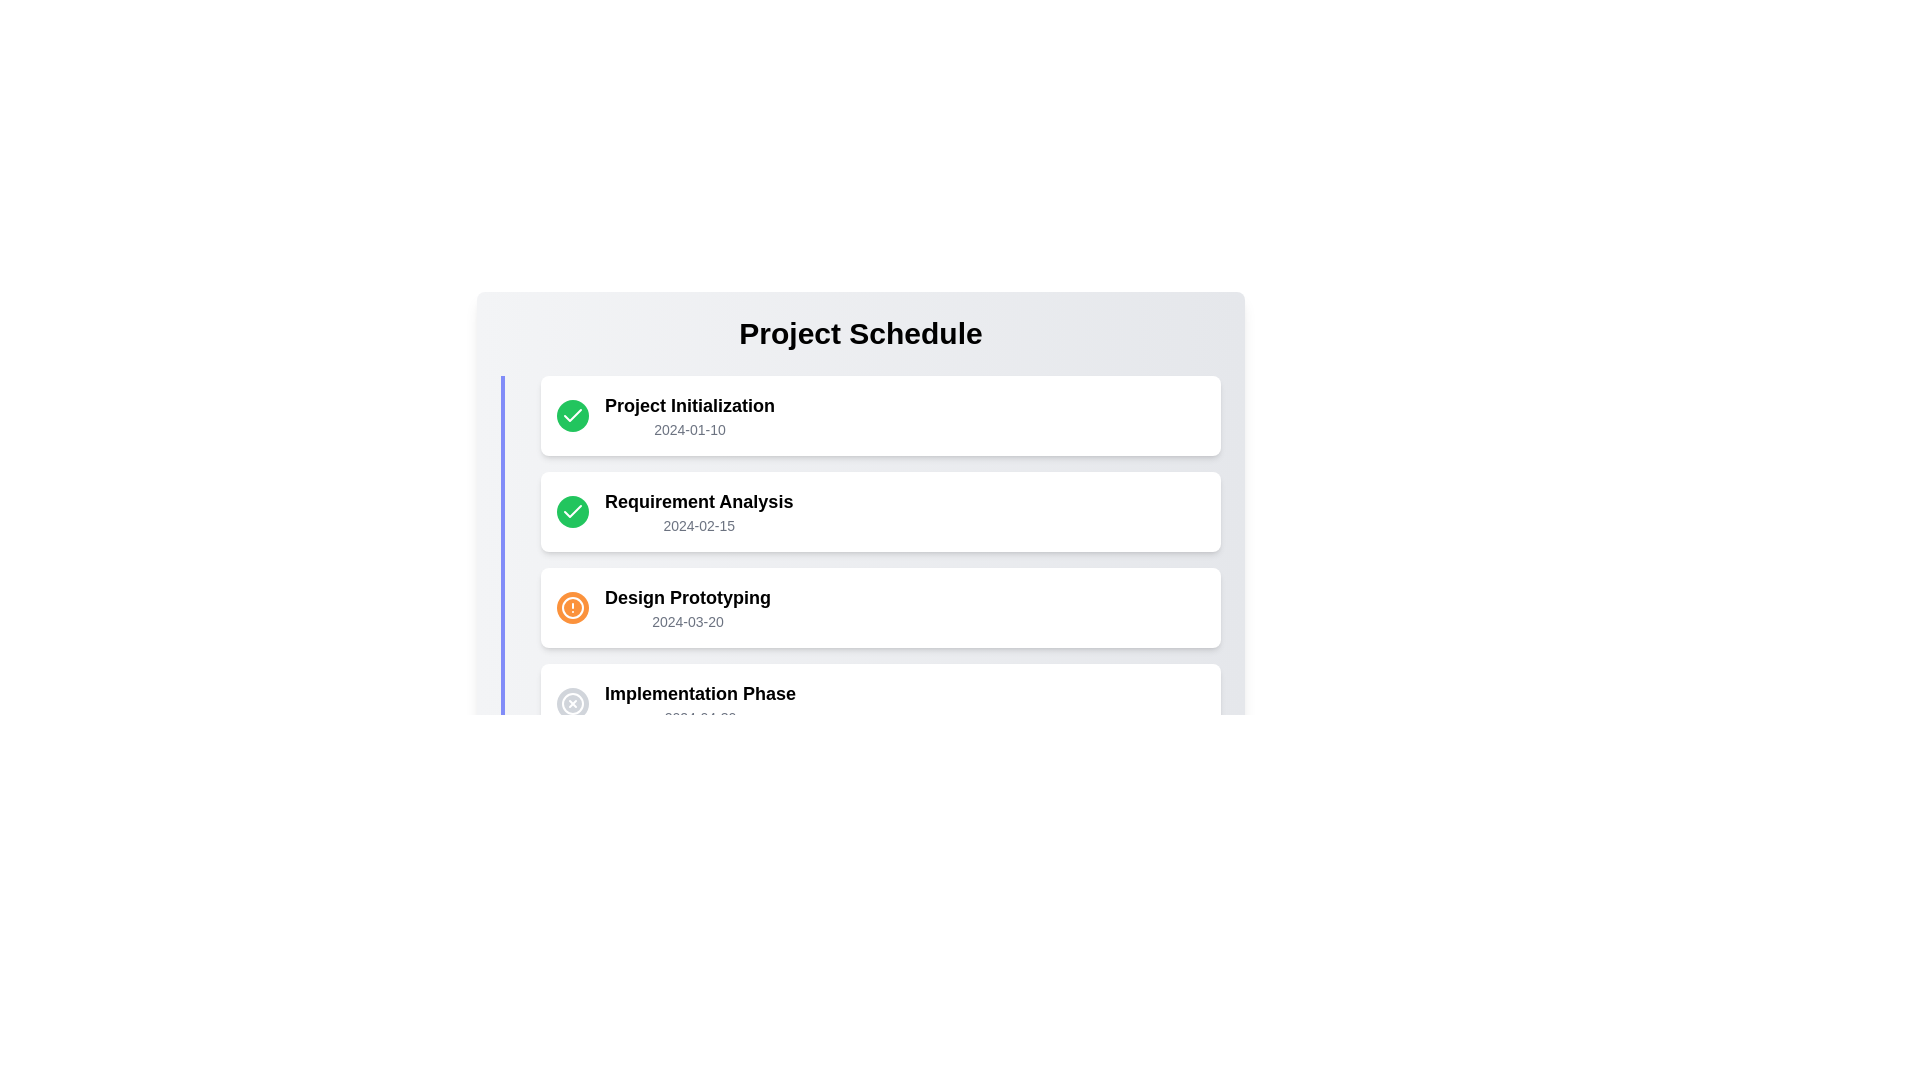 This screenshot has width=1920, height=1080. What do you see at coordinates (571, 511) in the screenshot?
I see `the green circular icon with a white checkmark indicating completion, located in the 'Project Initialization' section at the top of the vertical list in the 'Project Schedule' area` at bounding box center [571, 511].